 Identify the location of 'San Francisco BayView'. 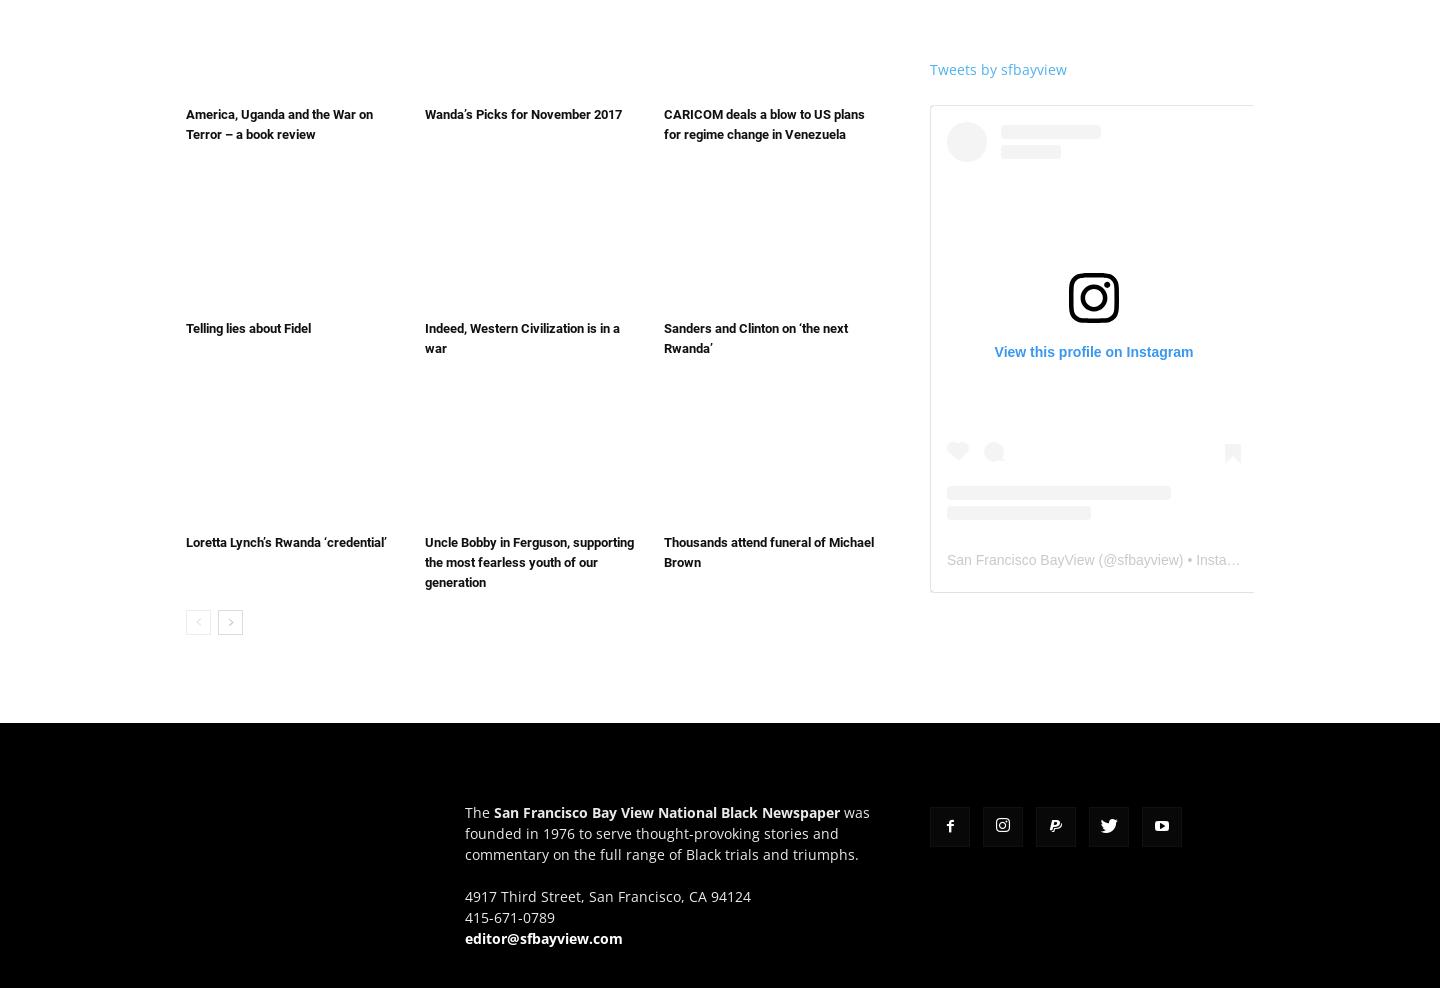
(1019, 559).